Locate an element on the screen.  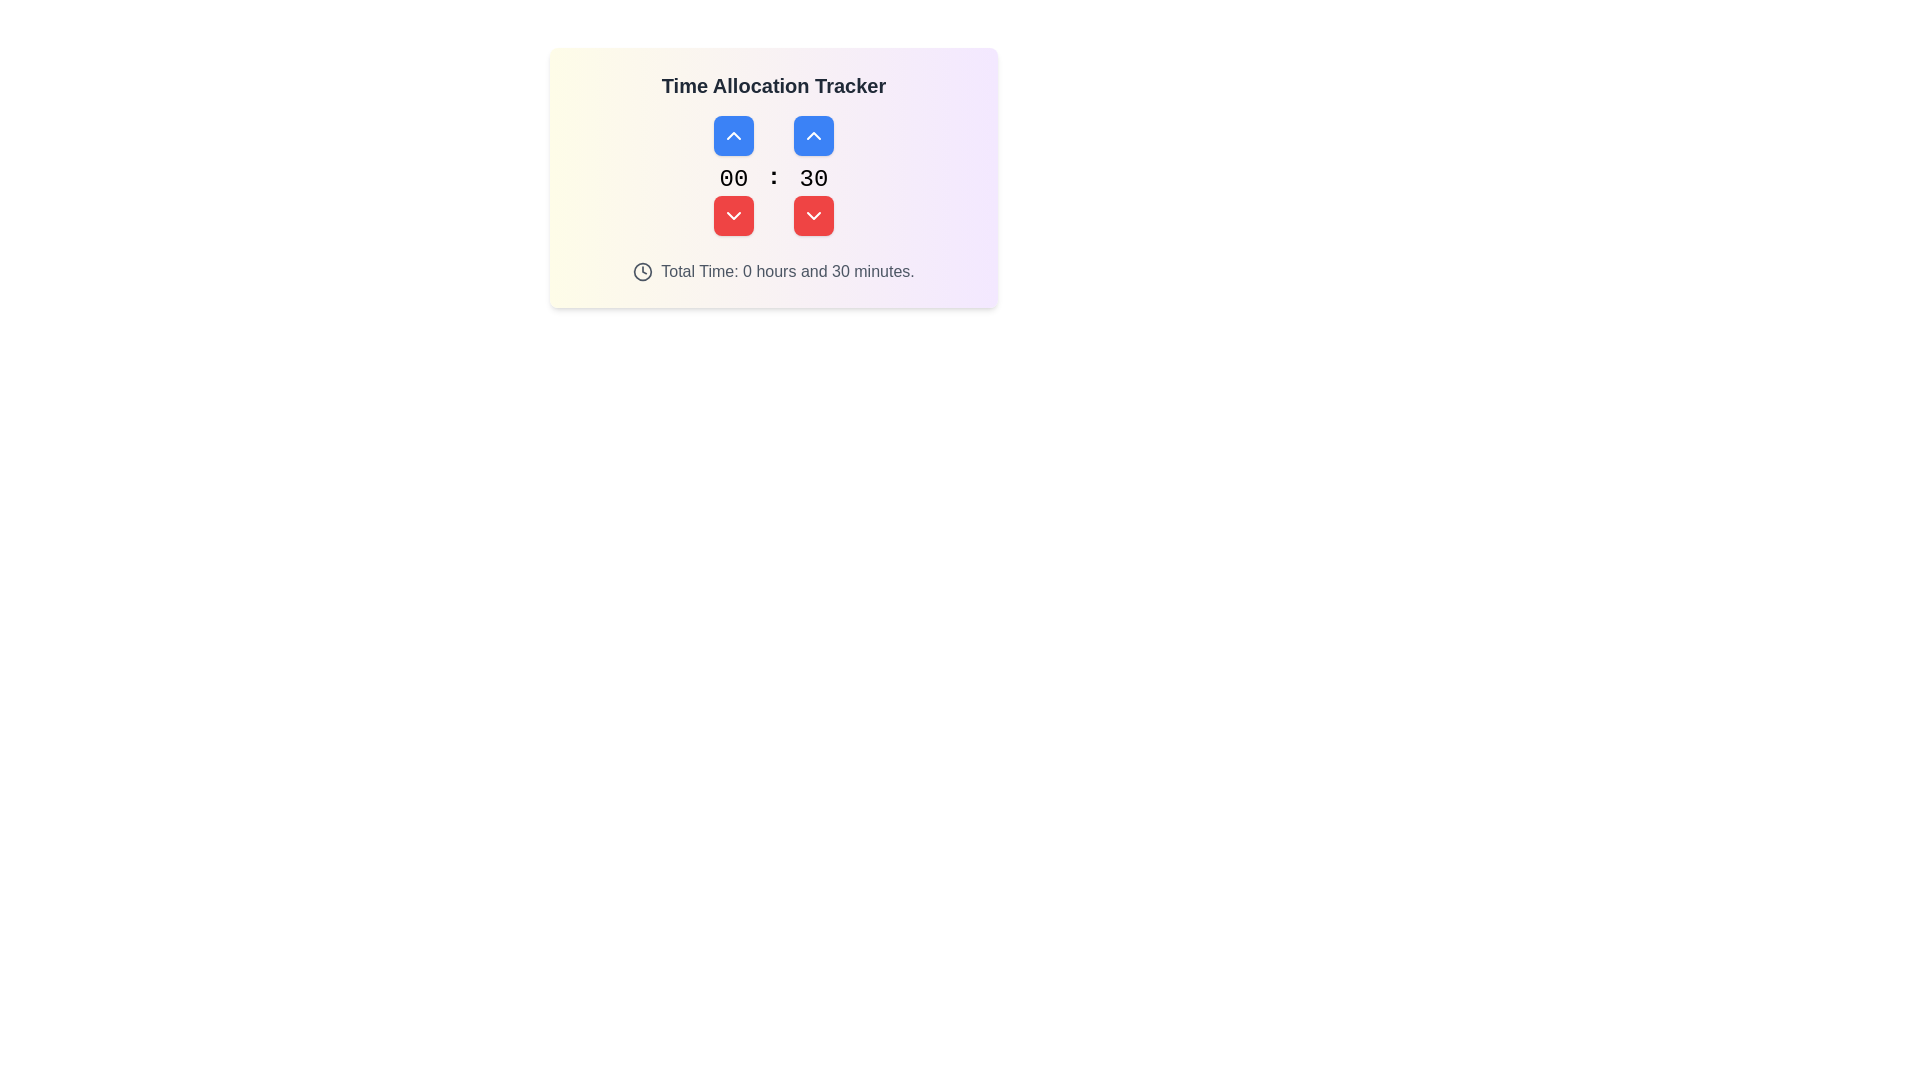
the small, triangular upward-pointing icon within the blue circular button is located at coordinates (814, 135).